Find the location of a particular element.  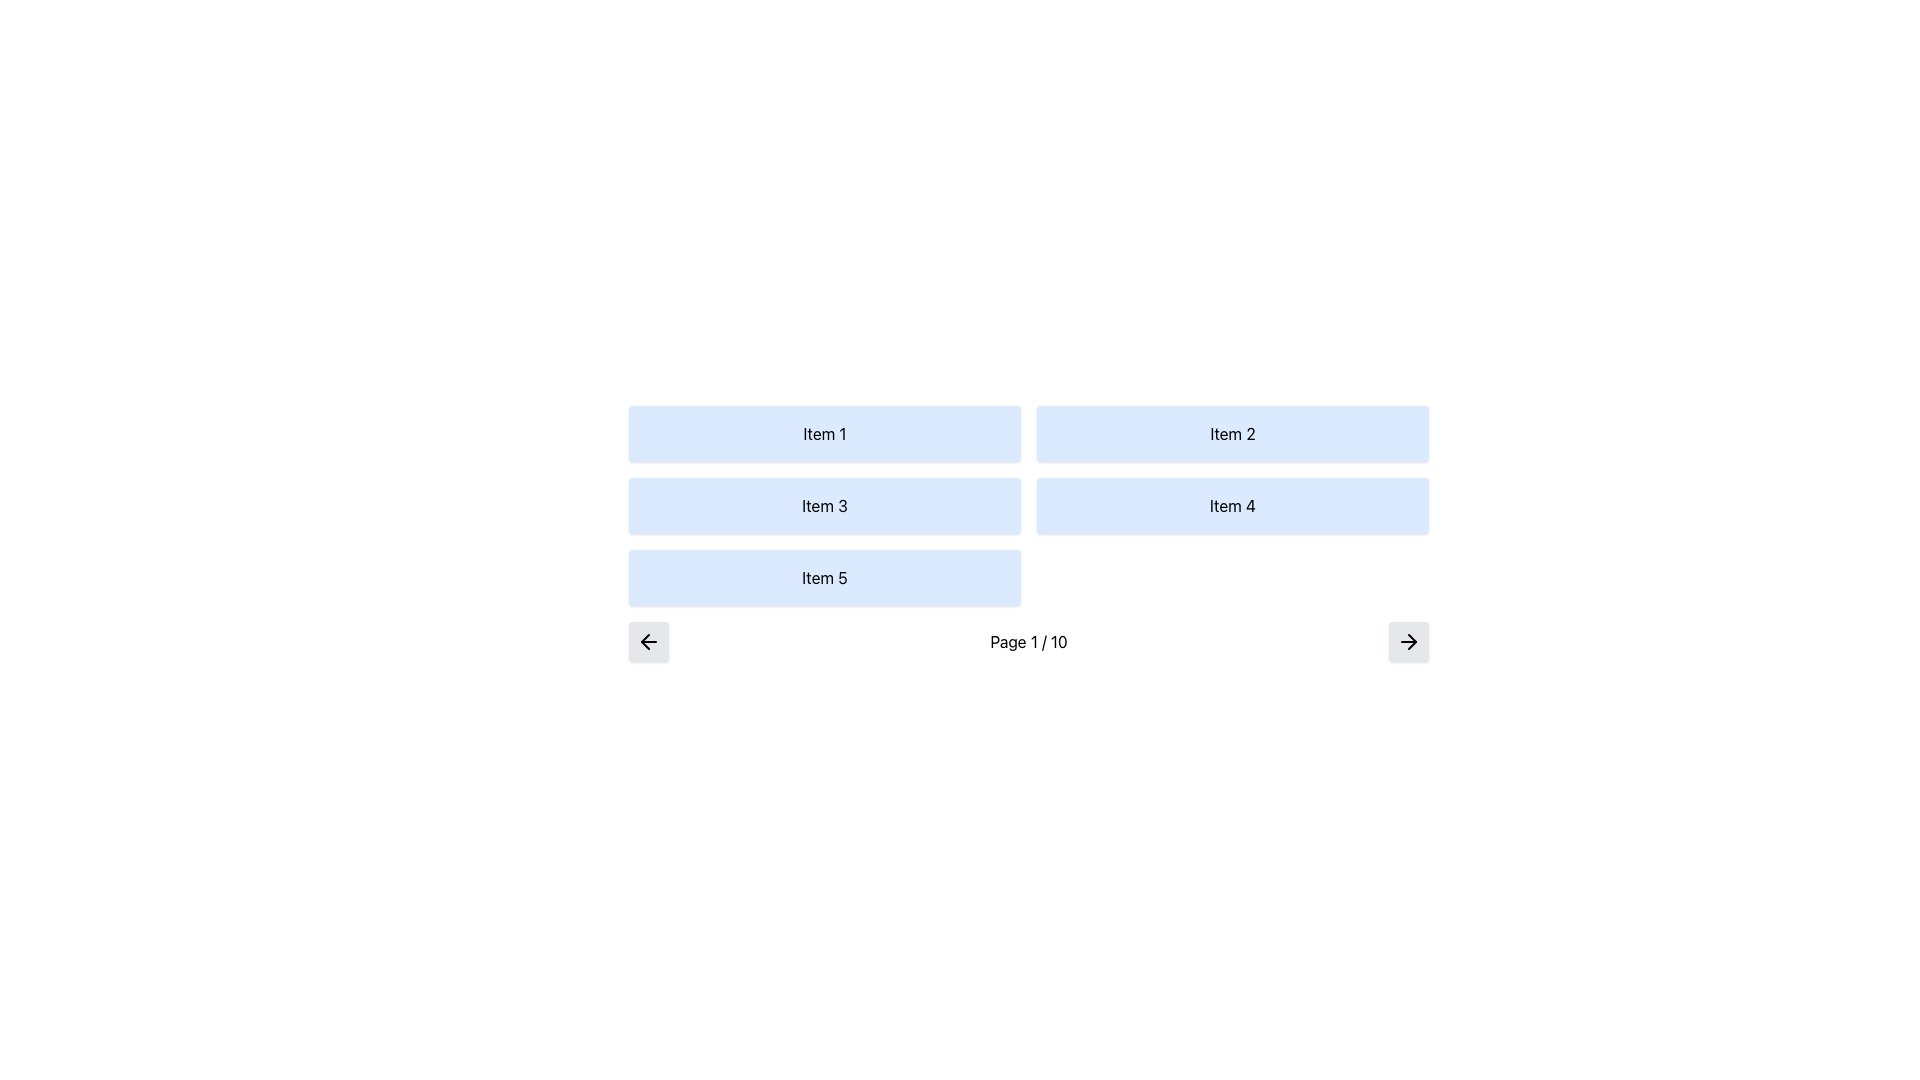

the navigation button located at the bottom-left corner of the interface, adjacent to the text 'Page 1 / 10' is located at coordinates (648, 641).